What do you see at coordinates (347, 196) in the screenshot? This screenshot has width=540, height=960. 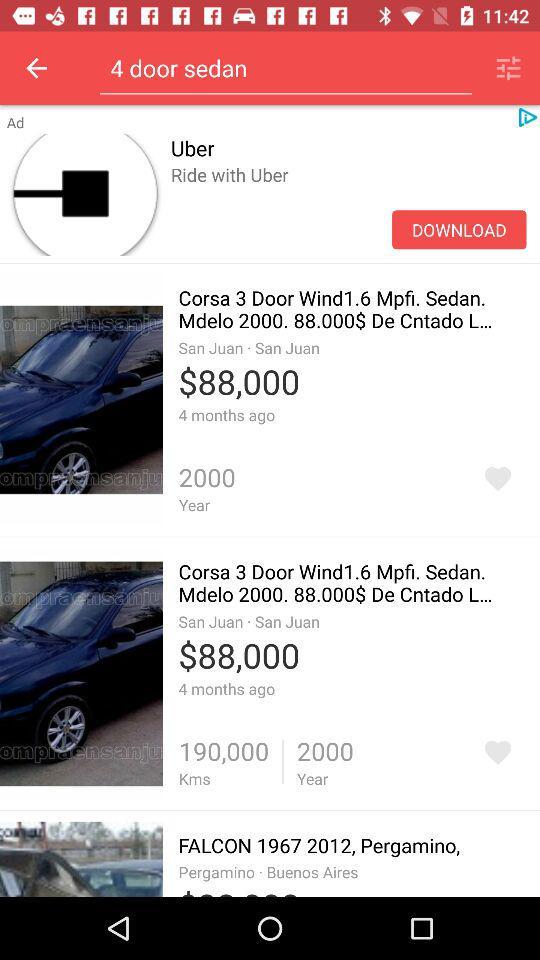 I see `item above corsa 3 door icon` at bounding box center [347, 196].